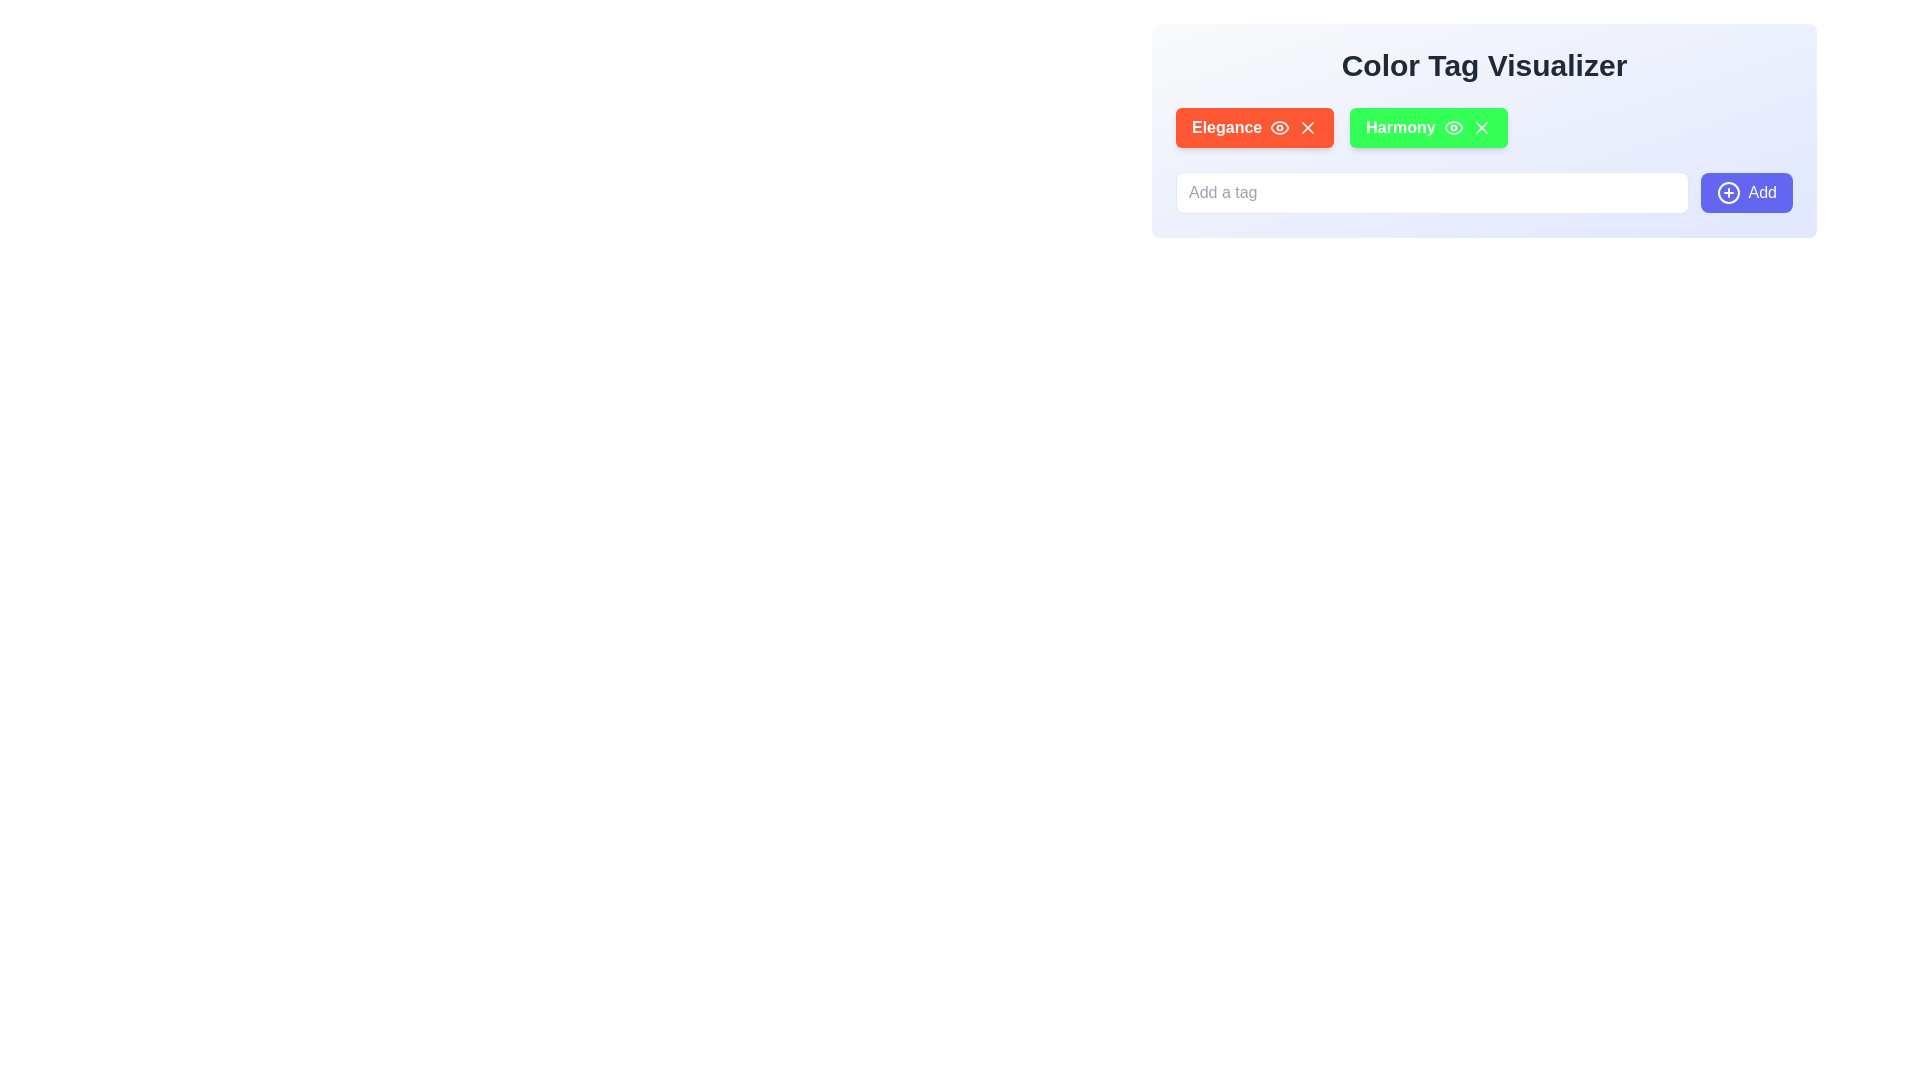 The height and width of the screenshot is (1080, 1920). I want to click on the 'Add' button which features a white text on a purple background with a plus icon on its left, located in the lower right corner of the 'Color Tag Visualizer' interface, so click(1762, 192).